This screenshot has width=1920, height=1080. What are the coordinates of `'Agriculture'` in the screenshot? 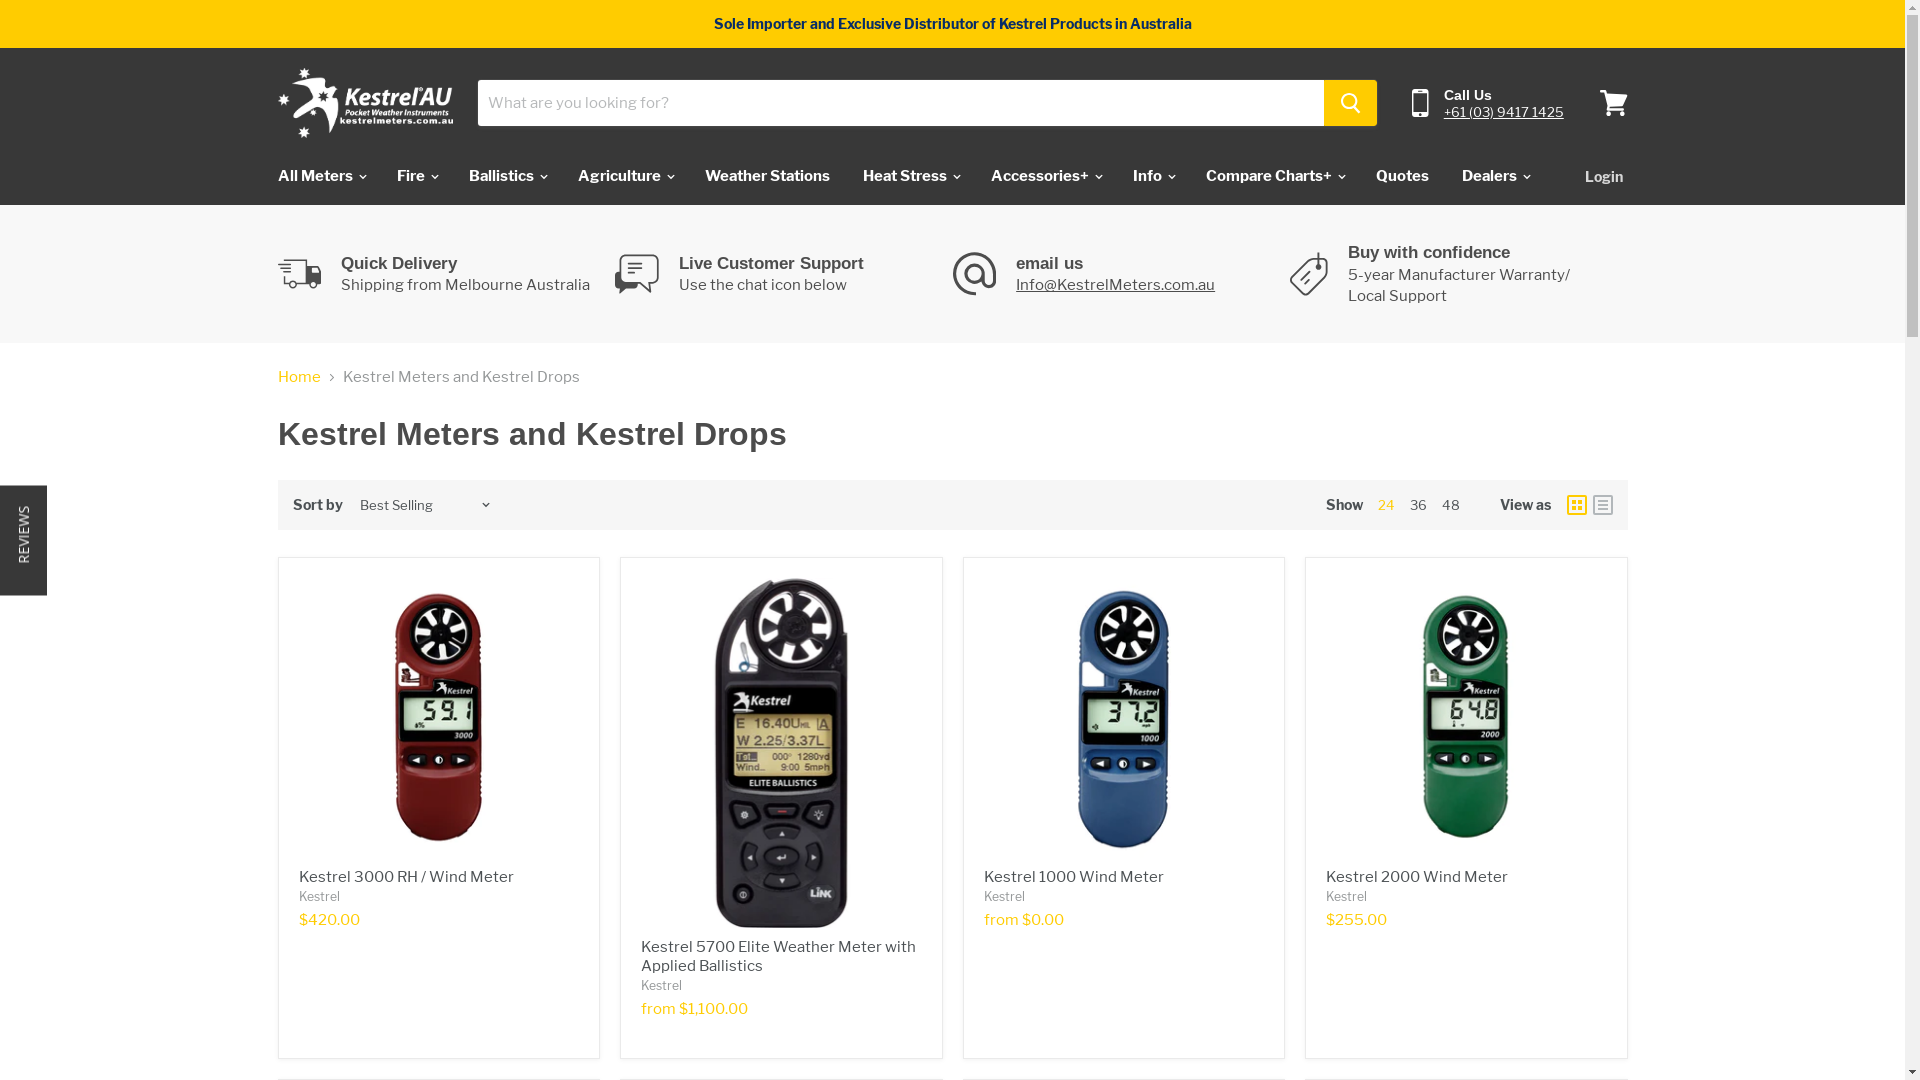 It's located at (623, 175).